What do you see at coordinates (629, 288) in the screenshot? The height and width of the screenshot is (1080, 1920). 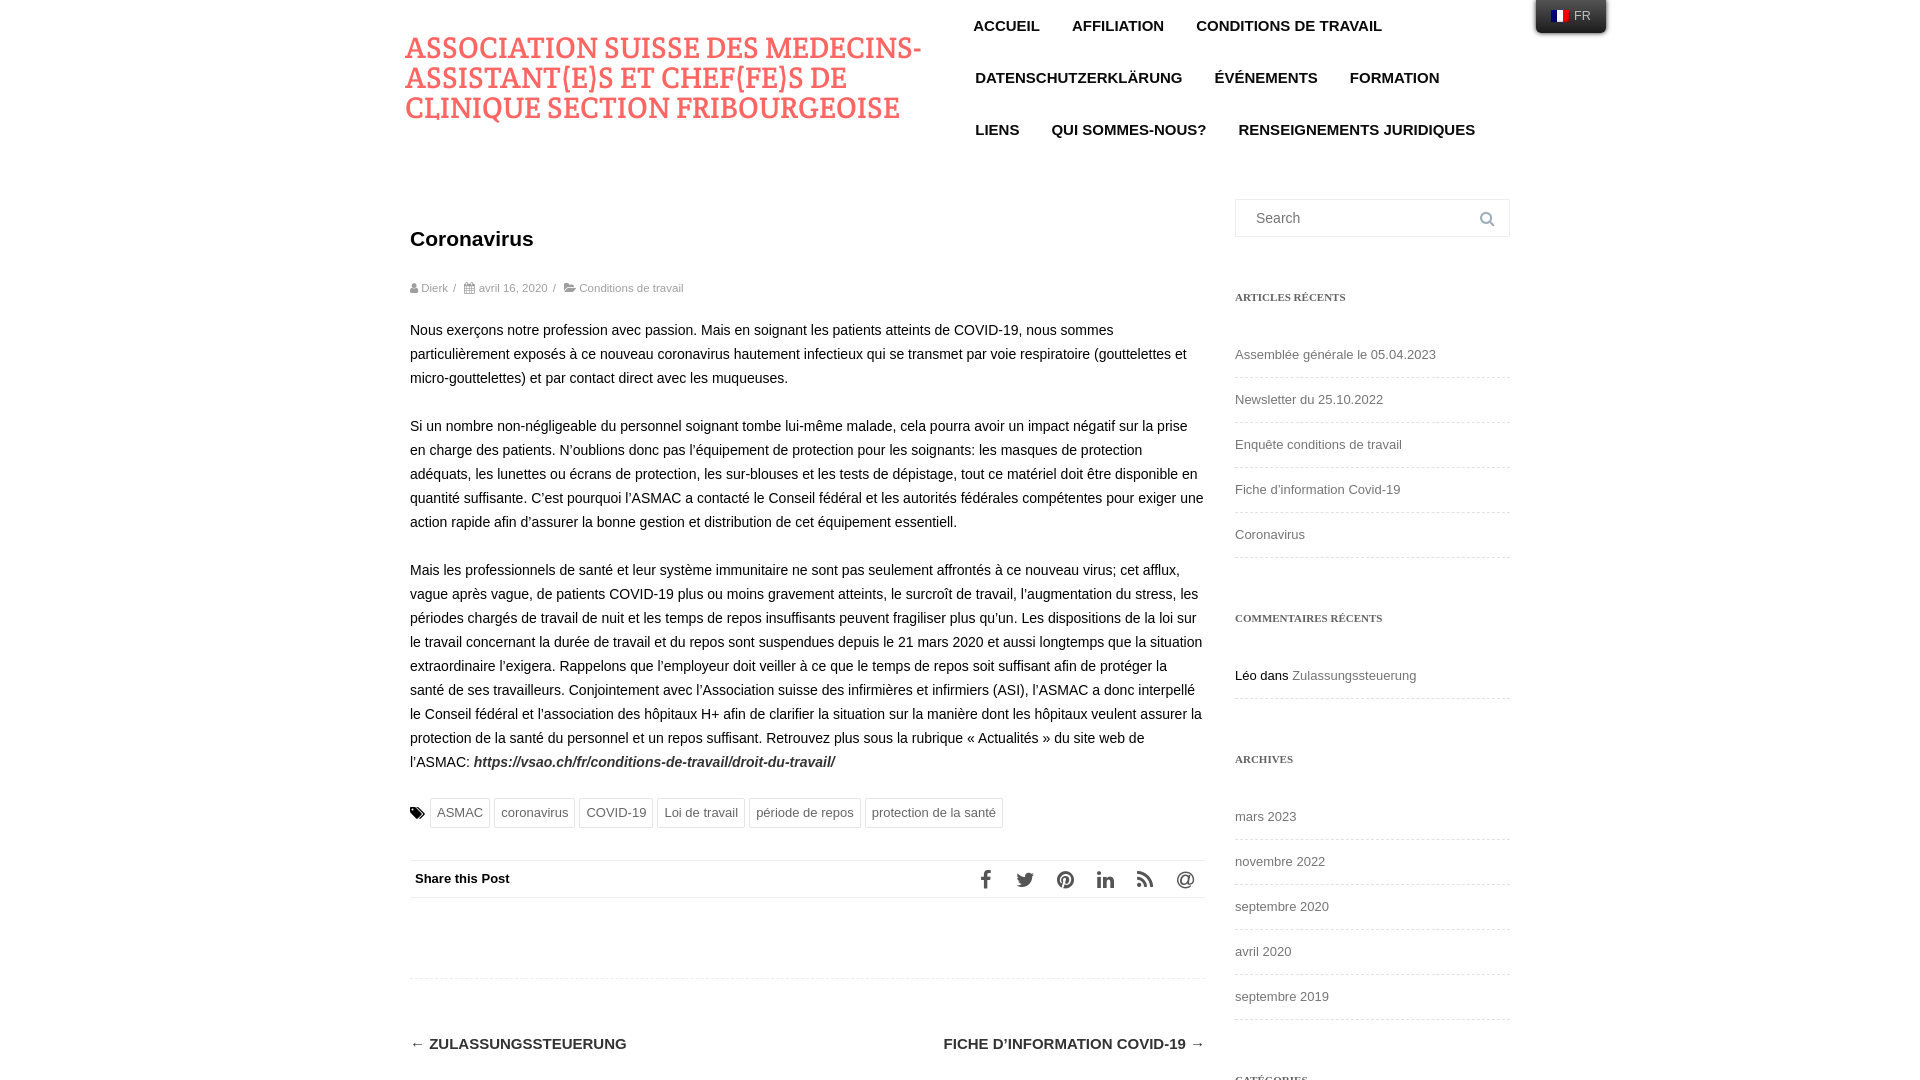 I see `'Conditions de travail'` at bounding box center [629, 288].